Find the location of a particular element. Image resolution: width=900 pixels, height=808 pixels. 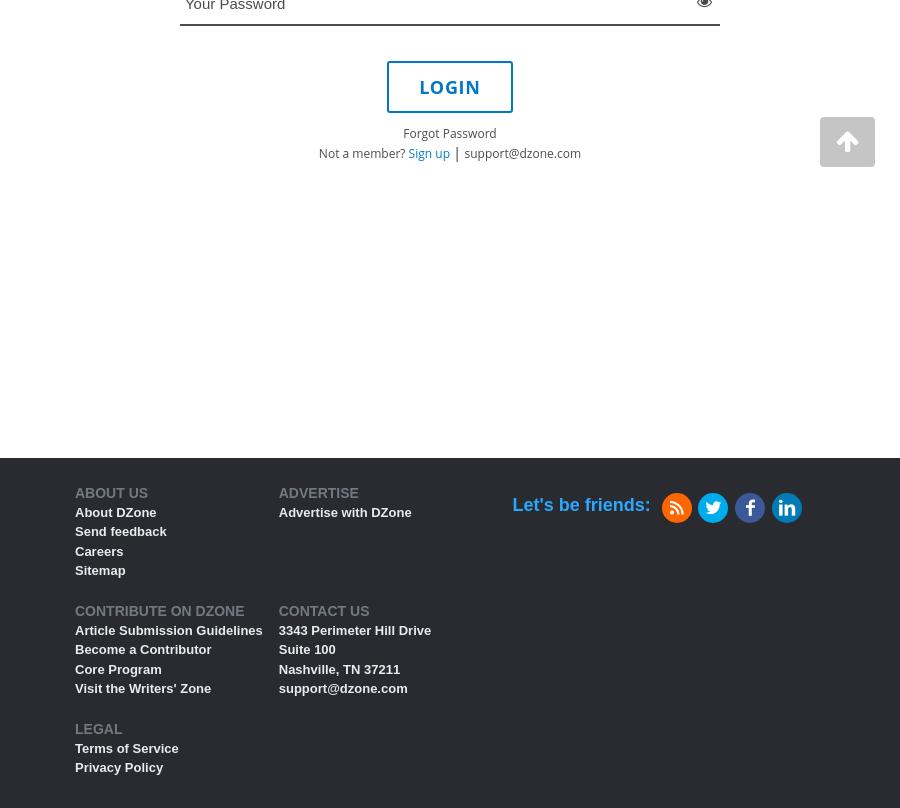

'|' is located at coordinates (451, 150).